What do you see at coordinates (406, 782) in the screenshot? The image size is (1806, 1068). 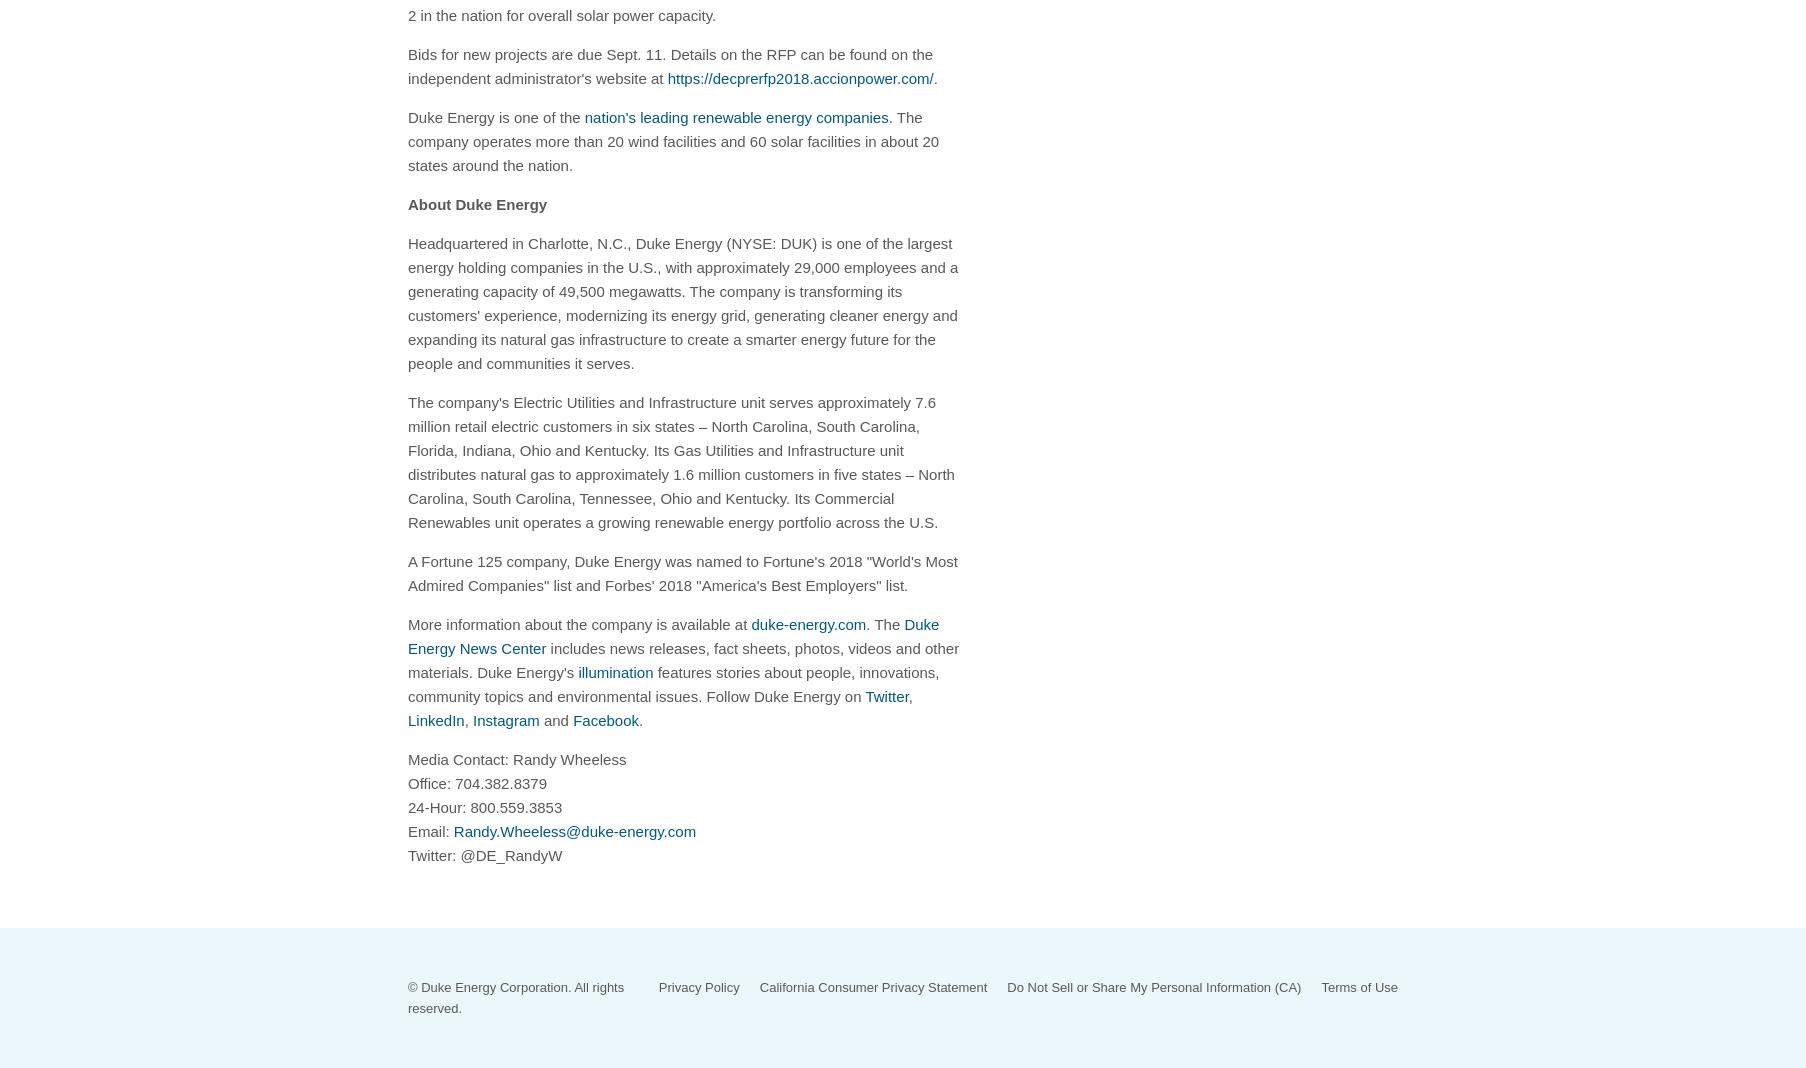 I see `'Office: 704.382.8379'` at bounding box center [406, 782].